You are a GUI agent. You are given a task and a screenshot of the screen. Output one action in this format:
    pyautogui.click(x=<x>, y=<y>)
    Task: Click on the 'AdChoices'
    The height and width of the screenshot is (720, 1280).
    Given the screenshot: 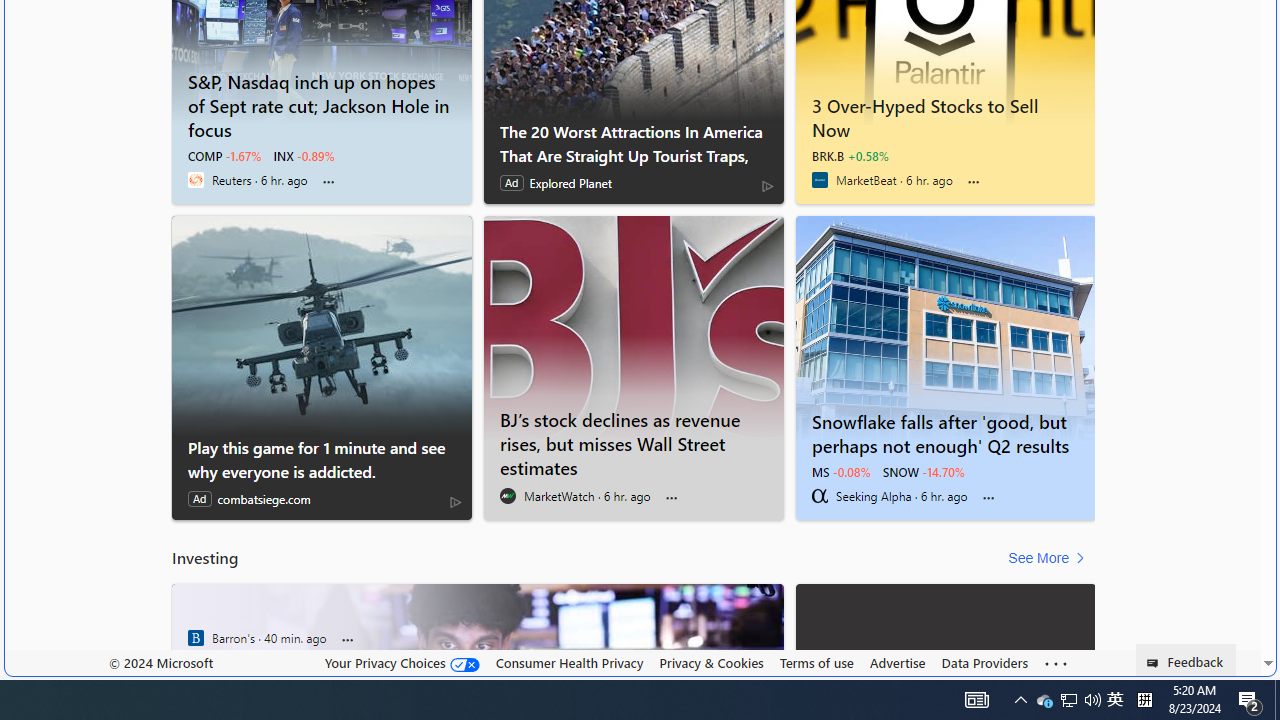 What is the action you would take?
    pyautogui.click(x=455, y=500)
    